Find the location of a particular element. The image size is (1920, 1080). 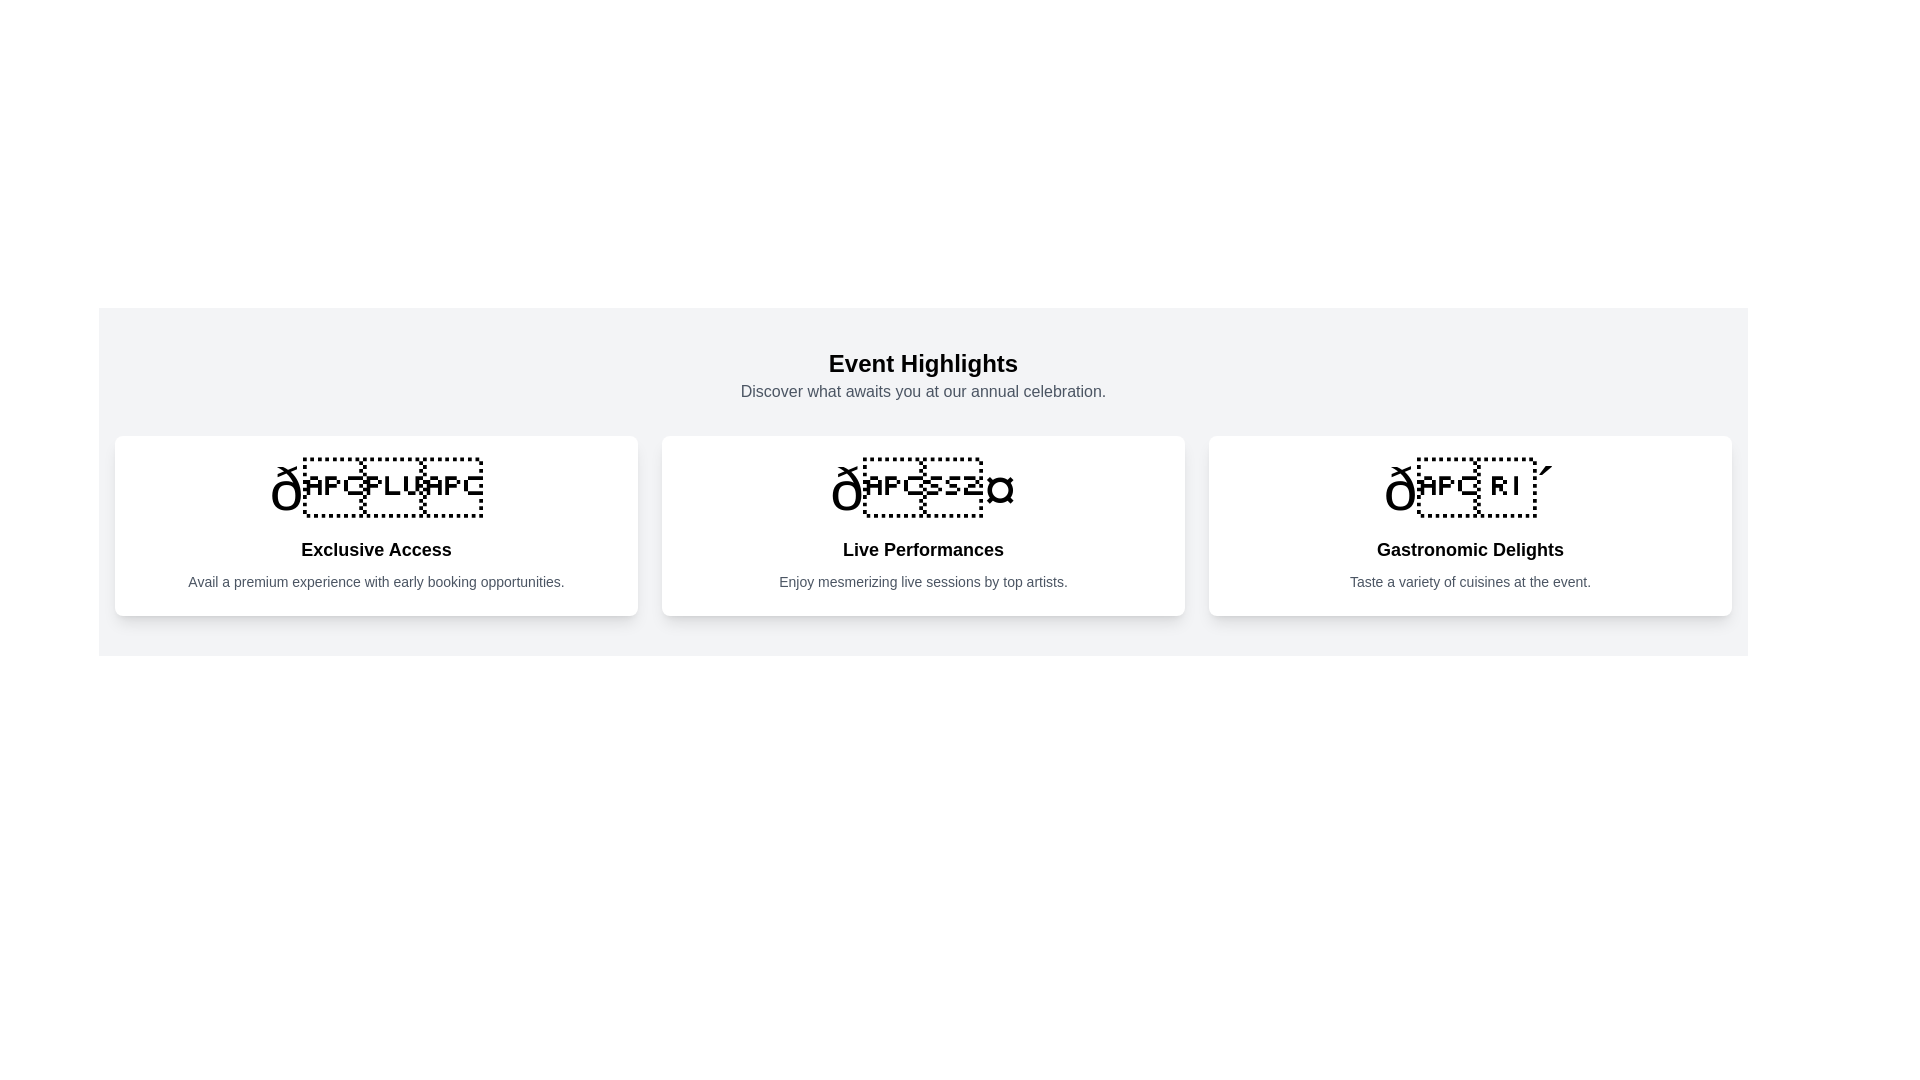

the static text content located centrally beneath the 'Event Highlights' title, which serves as a subtitle or descriptor for the section is located at coordinates (922, 392).